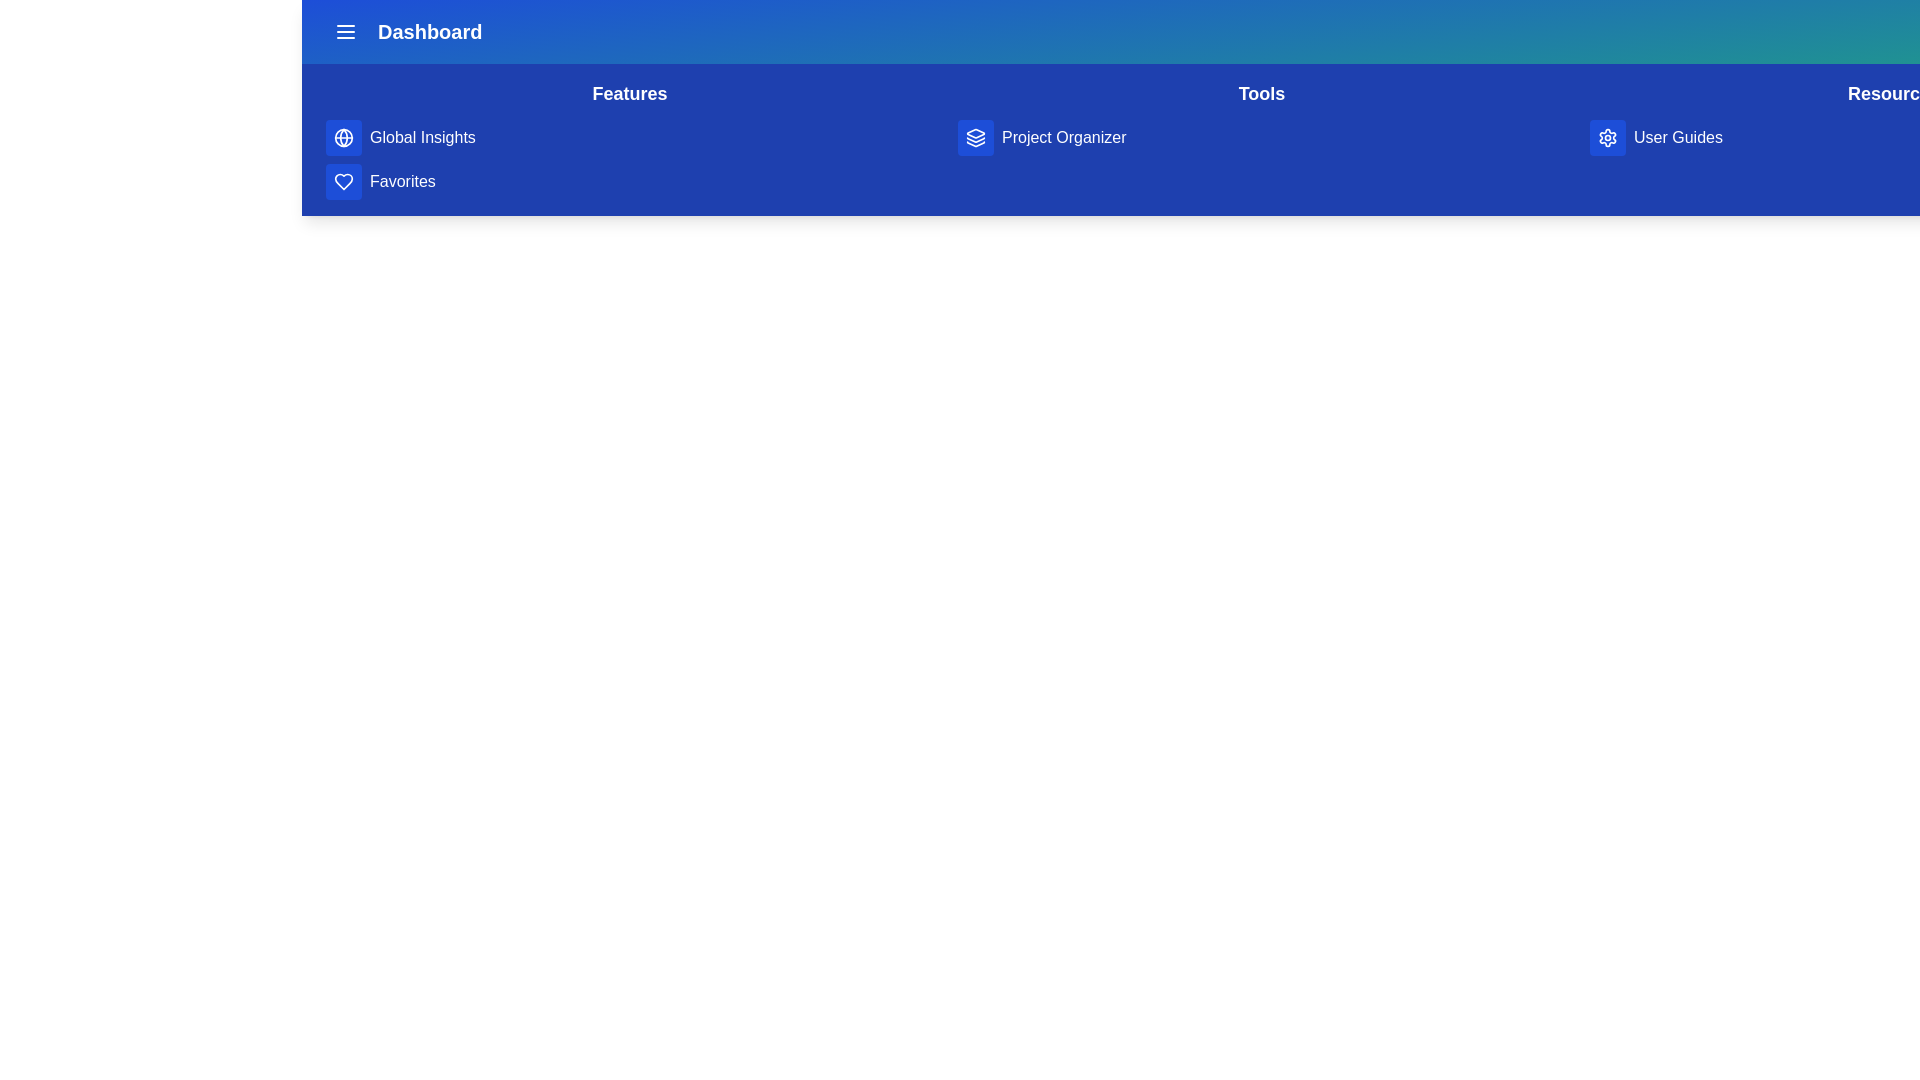 This screenshot has height=1080, width=1920. I want to click on the rounded square button with a blue background and a white globe icon, located to the left of the 'Global Insights' text in the 'Features' section, so click(344, 137).